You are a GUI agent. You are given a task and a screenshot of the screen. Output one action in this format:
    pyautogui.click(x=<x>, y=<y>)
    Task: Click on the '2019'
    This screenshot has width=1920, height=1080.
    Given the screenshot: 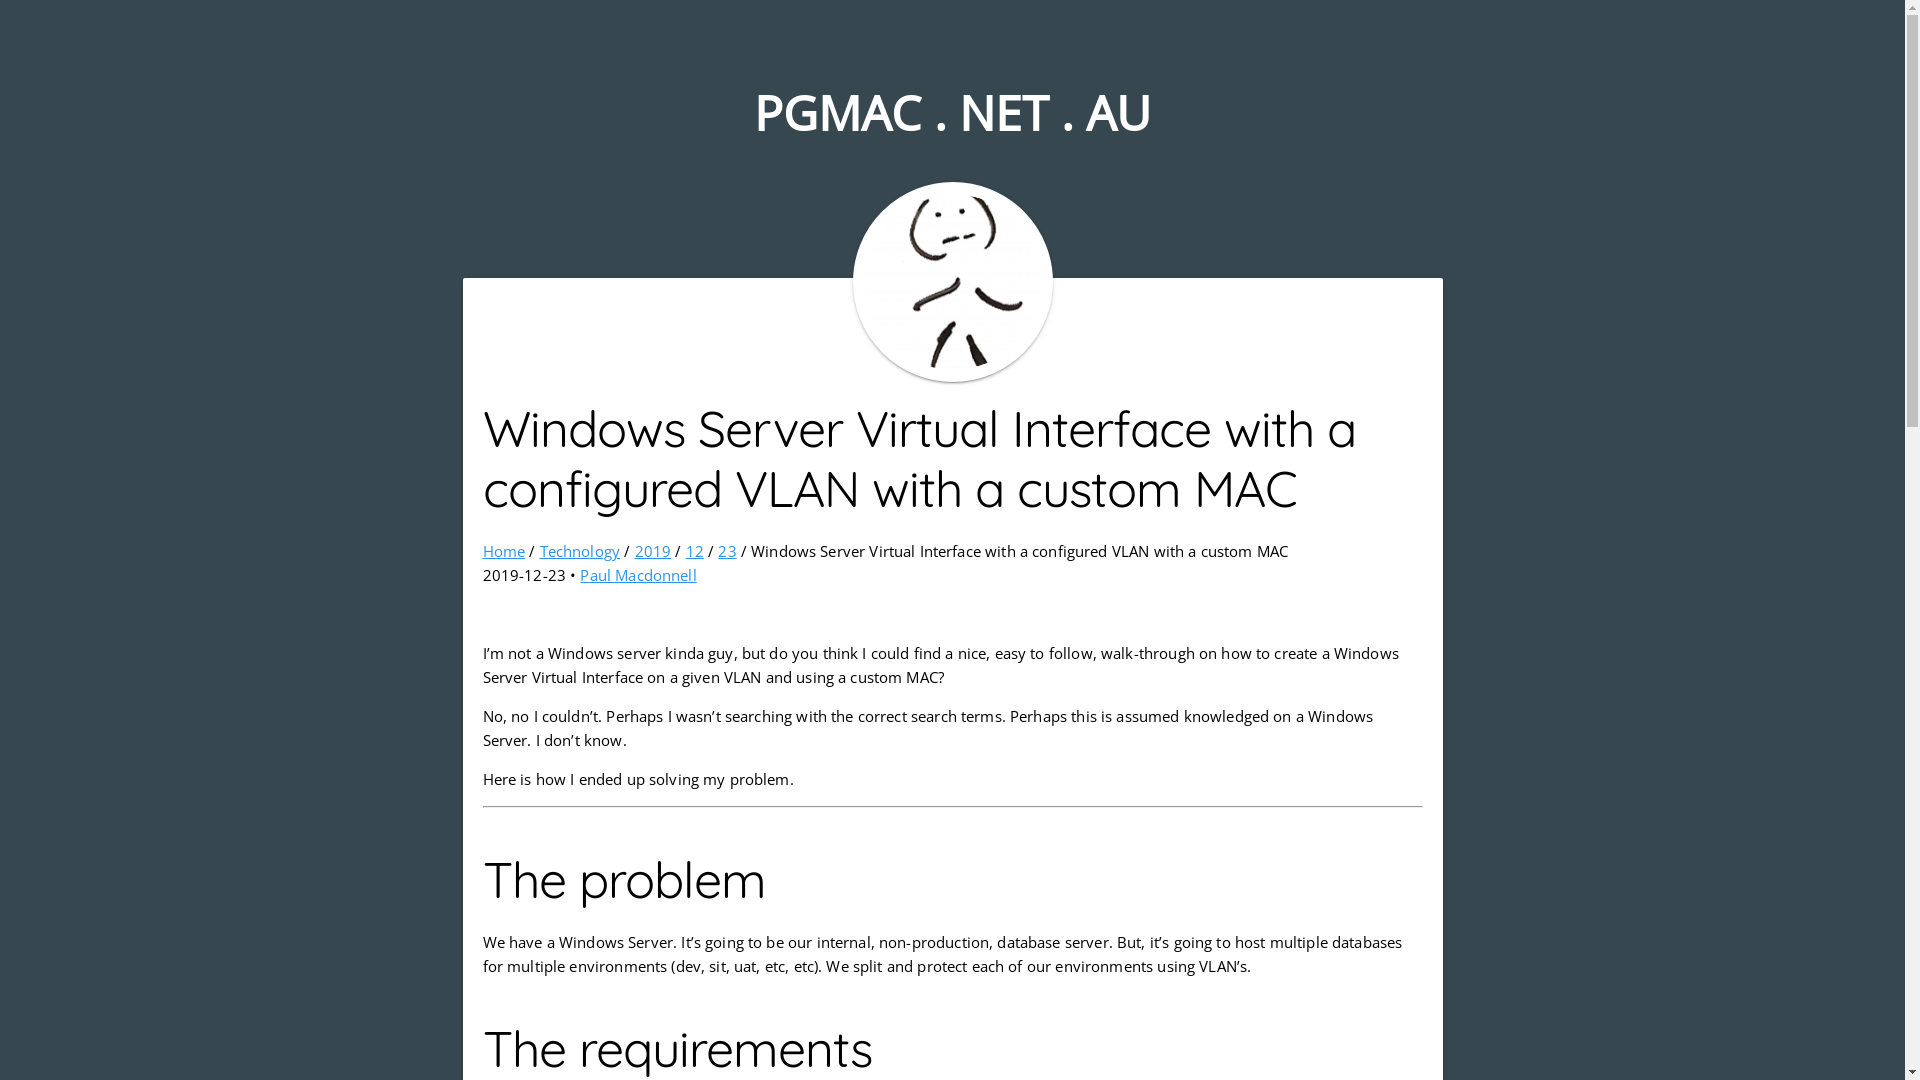 What is the action you would take?
    pyautogui.click(x=653, y=551)
    